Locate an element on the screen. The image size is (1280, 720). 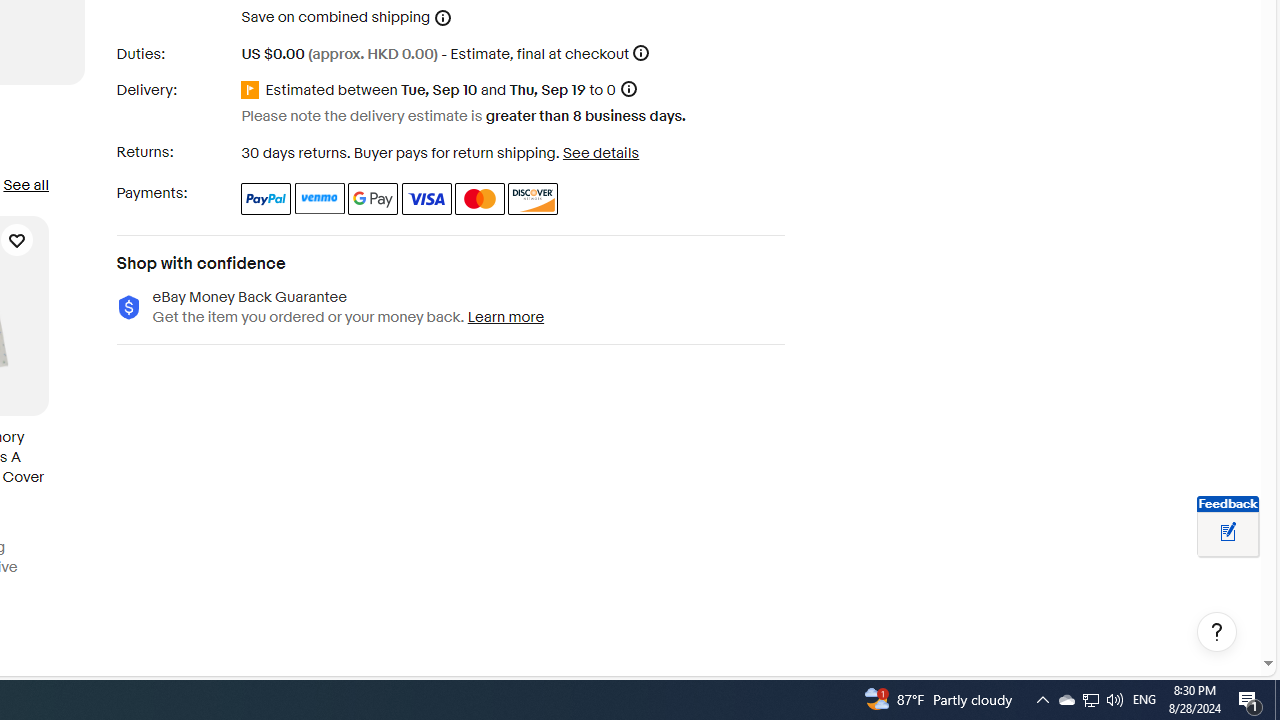
'Venmo' is located at coordinates (320, 198).